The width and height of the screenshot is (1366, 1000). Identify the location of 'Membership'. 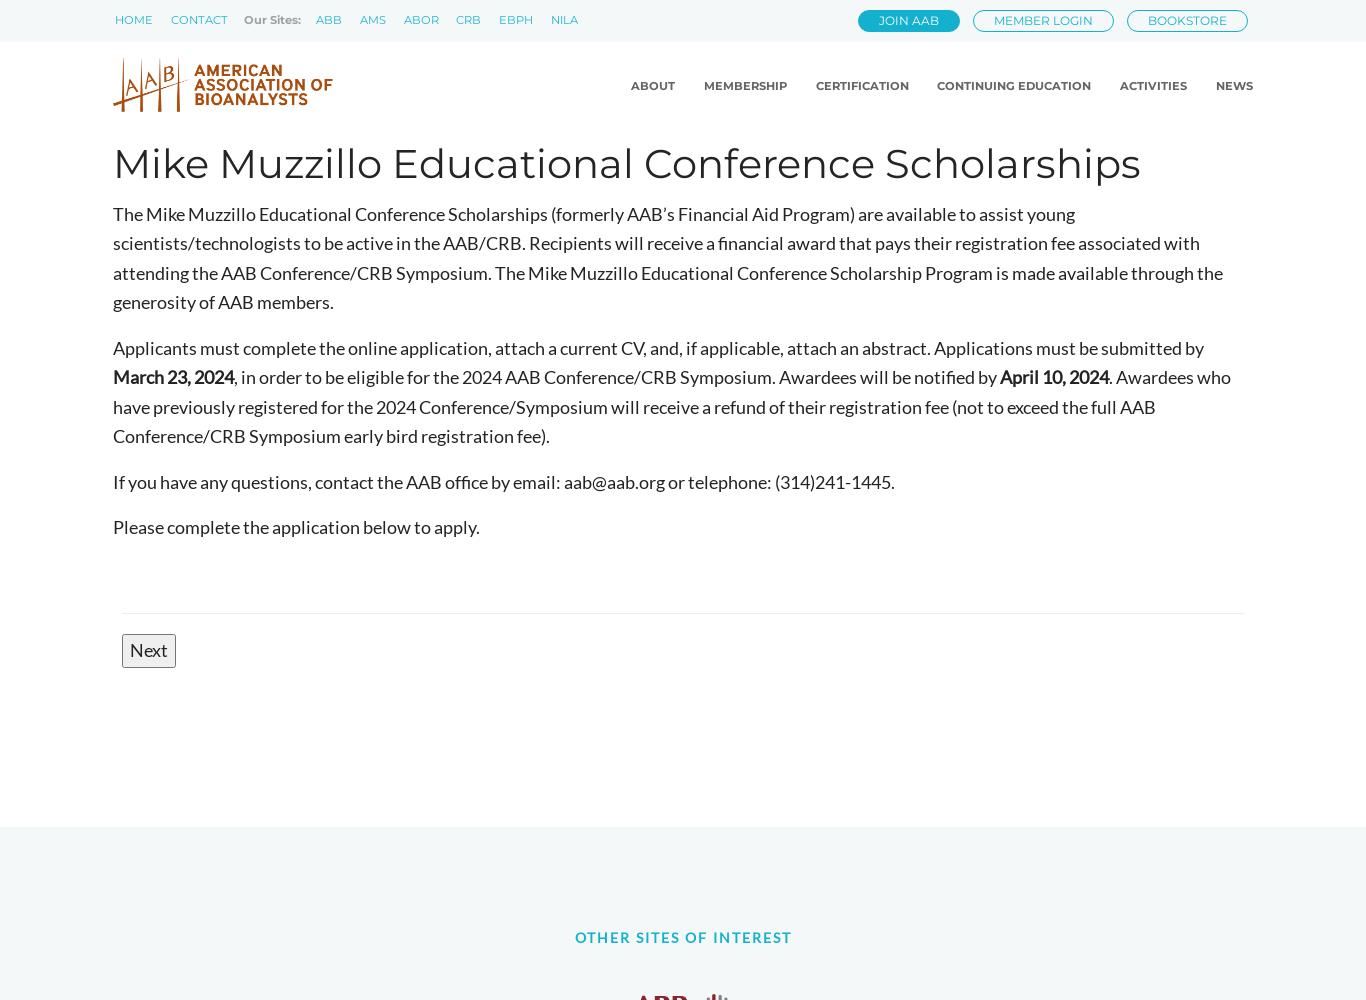
(744, 84).